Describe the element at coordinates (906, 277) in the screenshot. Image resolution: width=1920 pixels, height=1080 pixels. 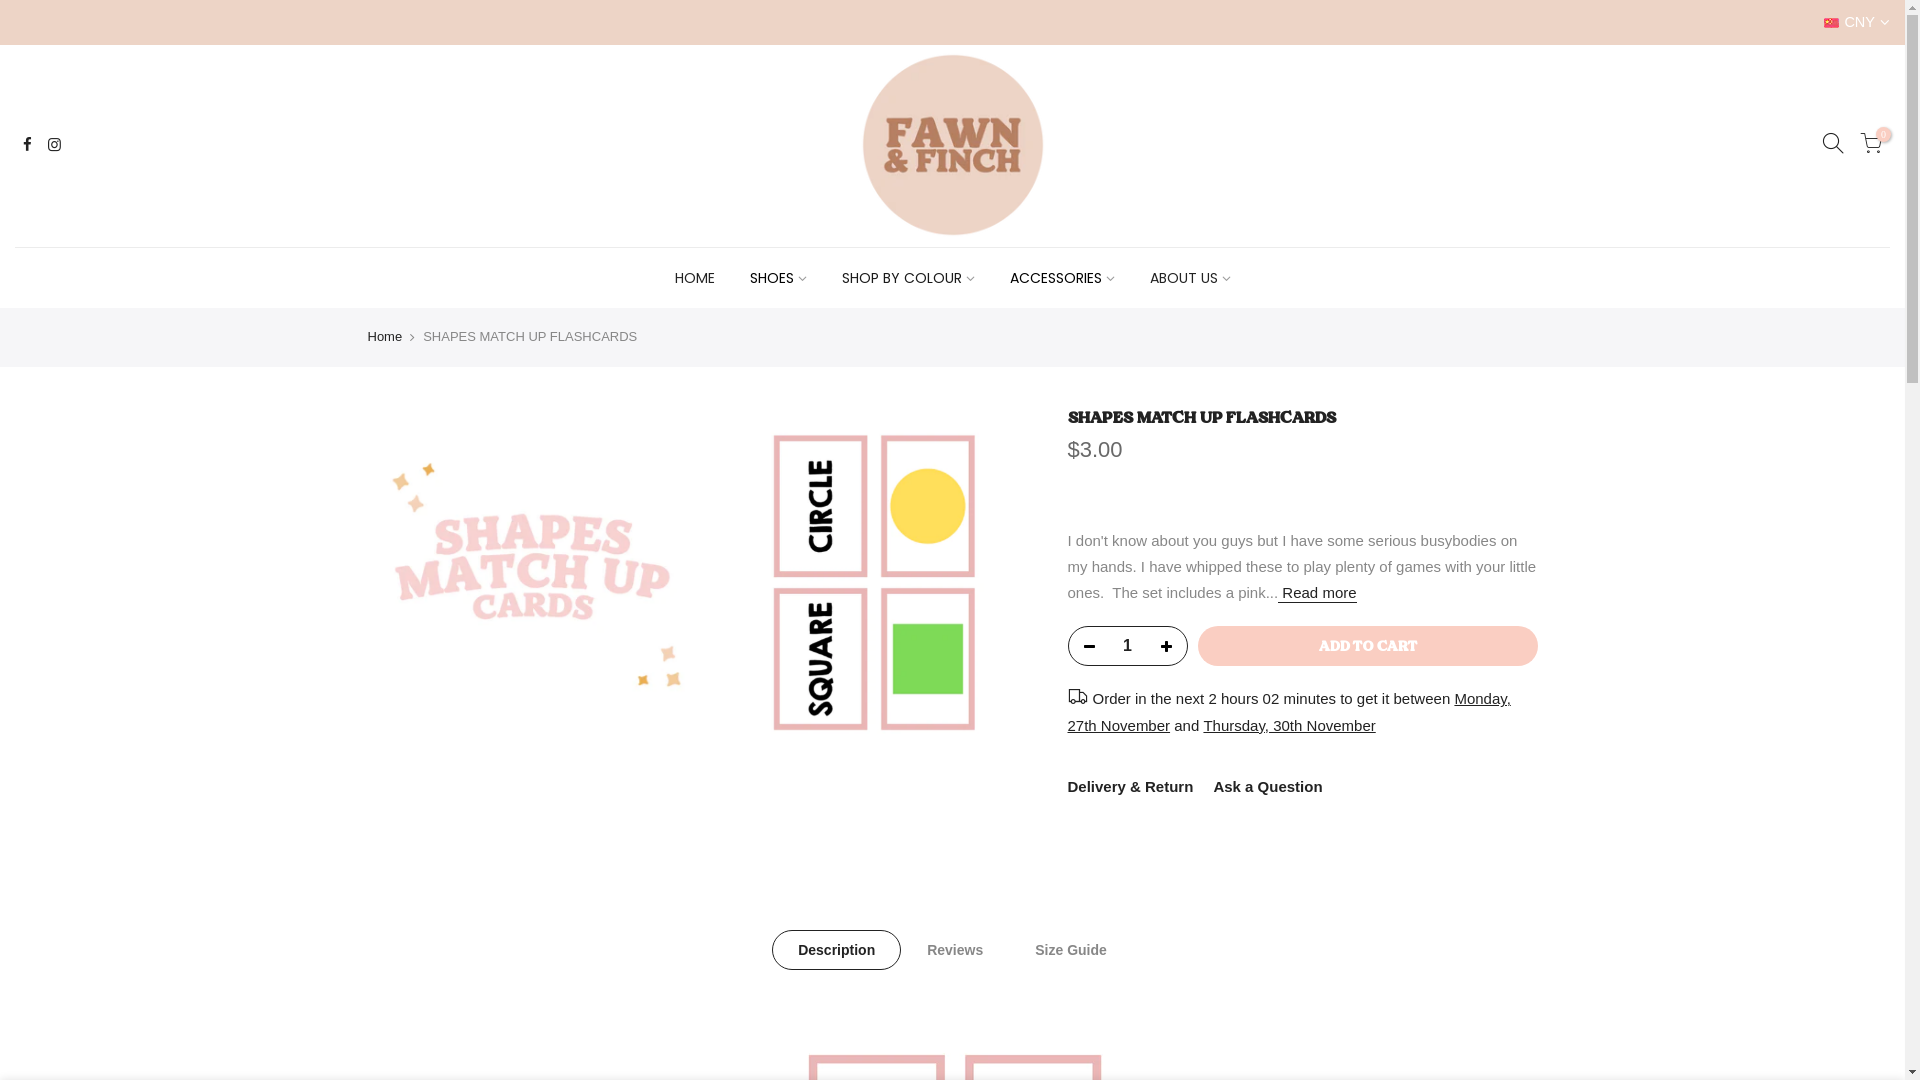
I see `'SHOP BY COLOUR'` at that location.